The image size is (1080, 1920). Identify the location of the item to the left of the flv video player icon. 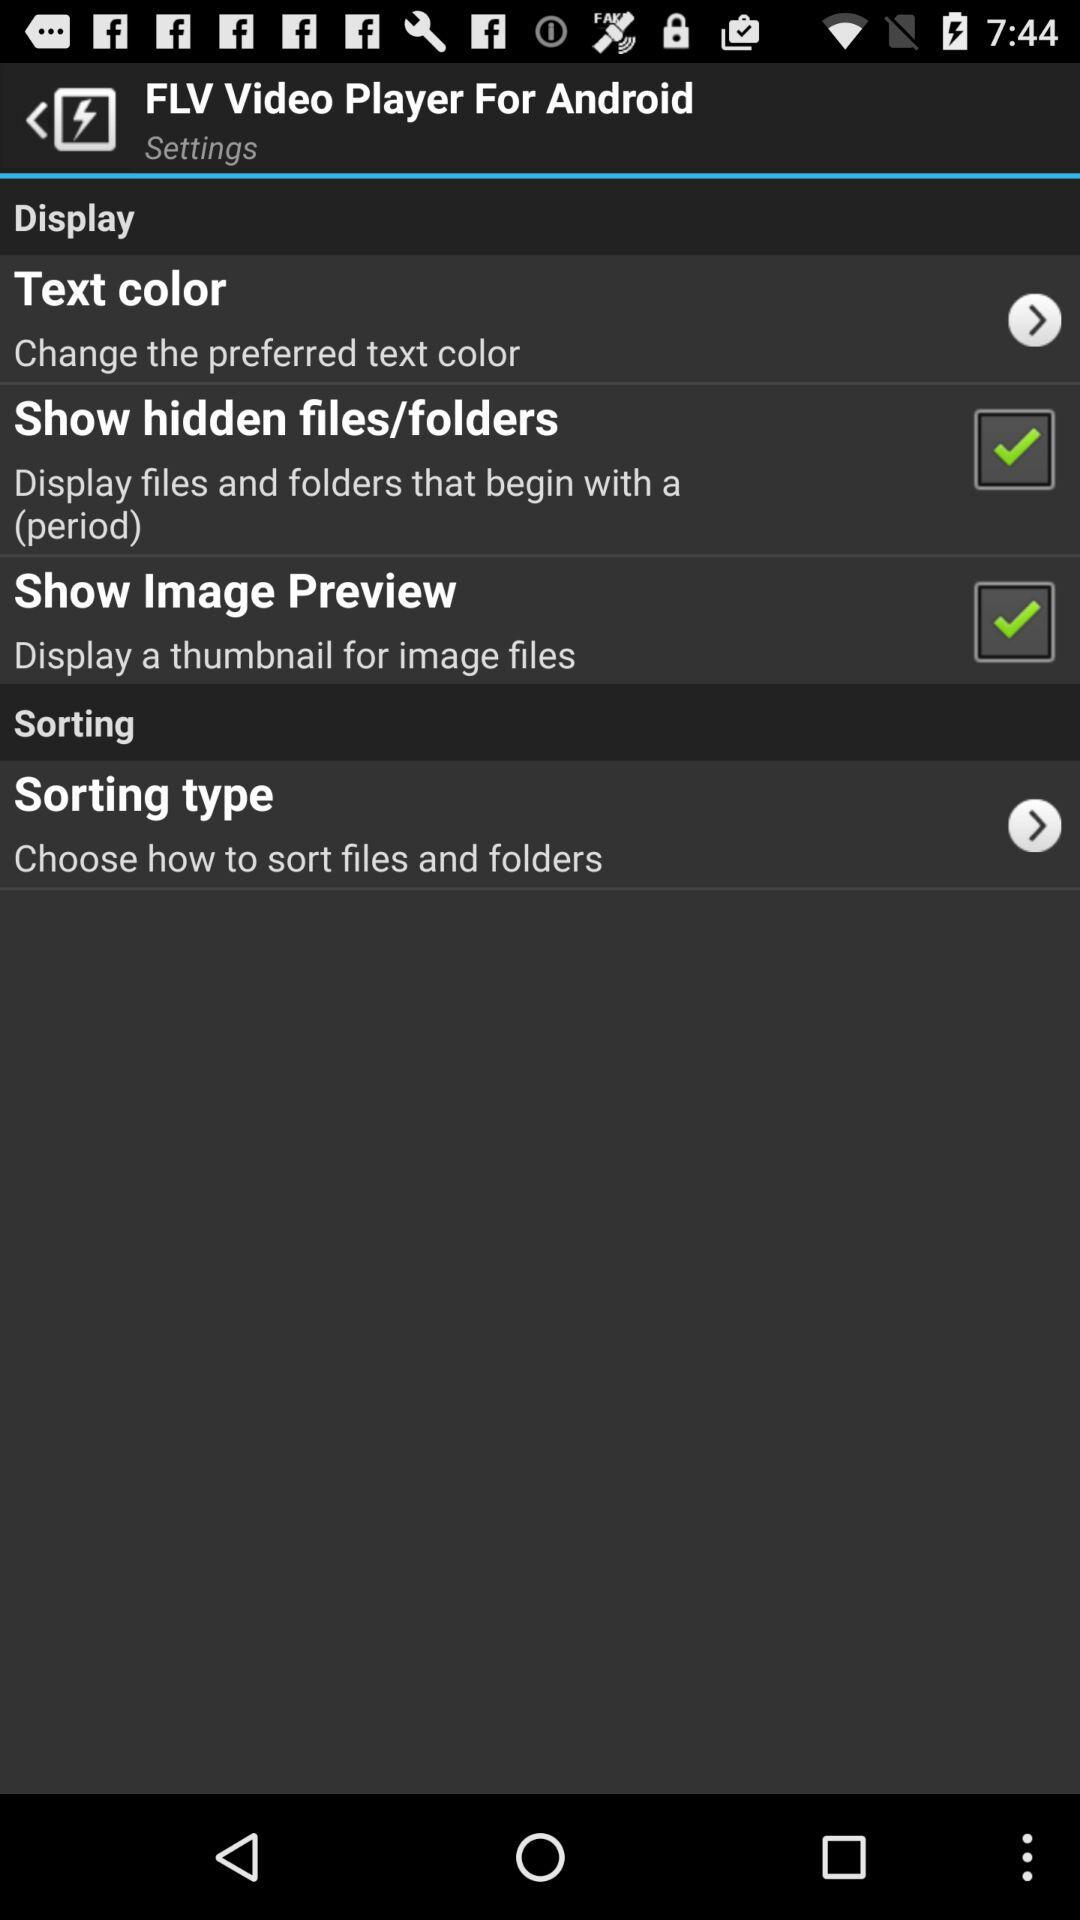
(64, 116).